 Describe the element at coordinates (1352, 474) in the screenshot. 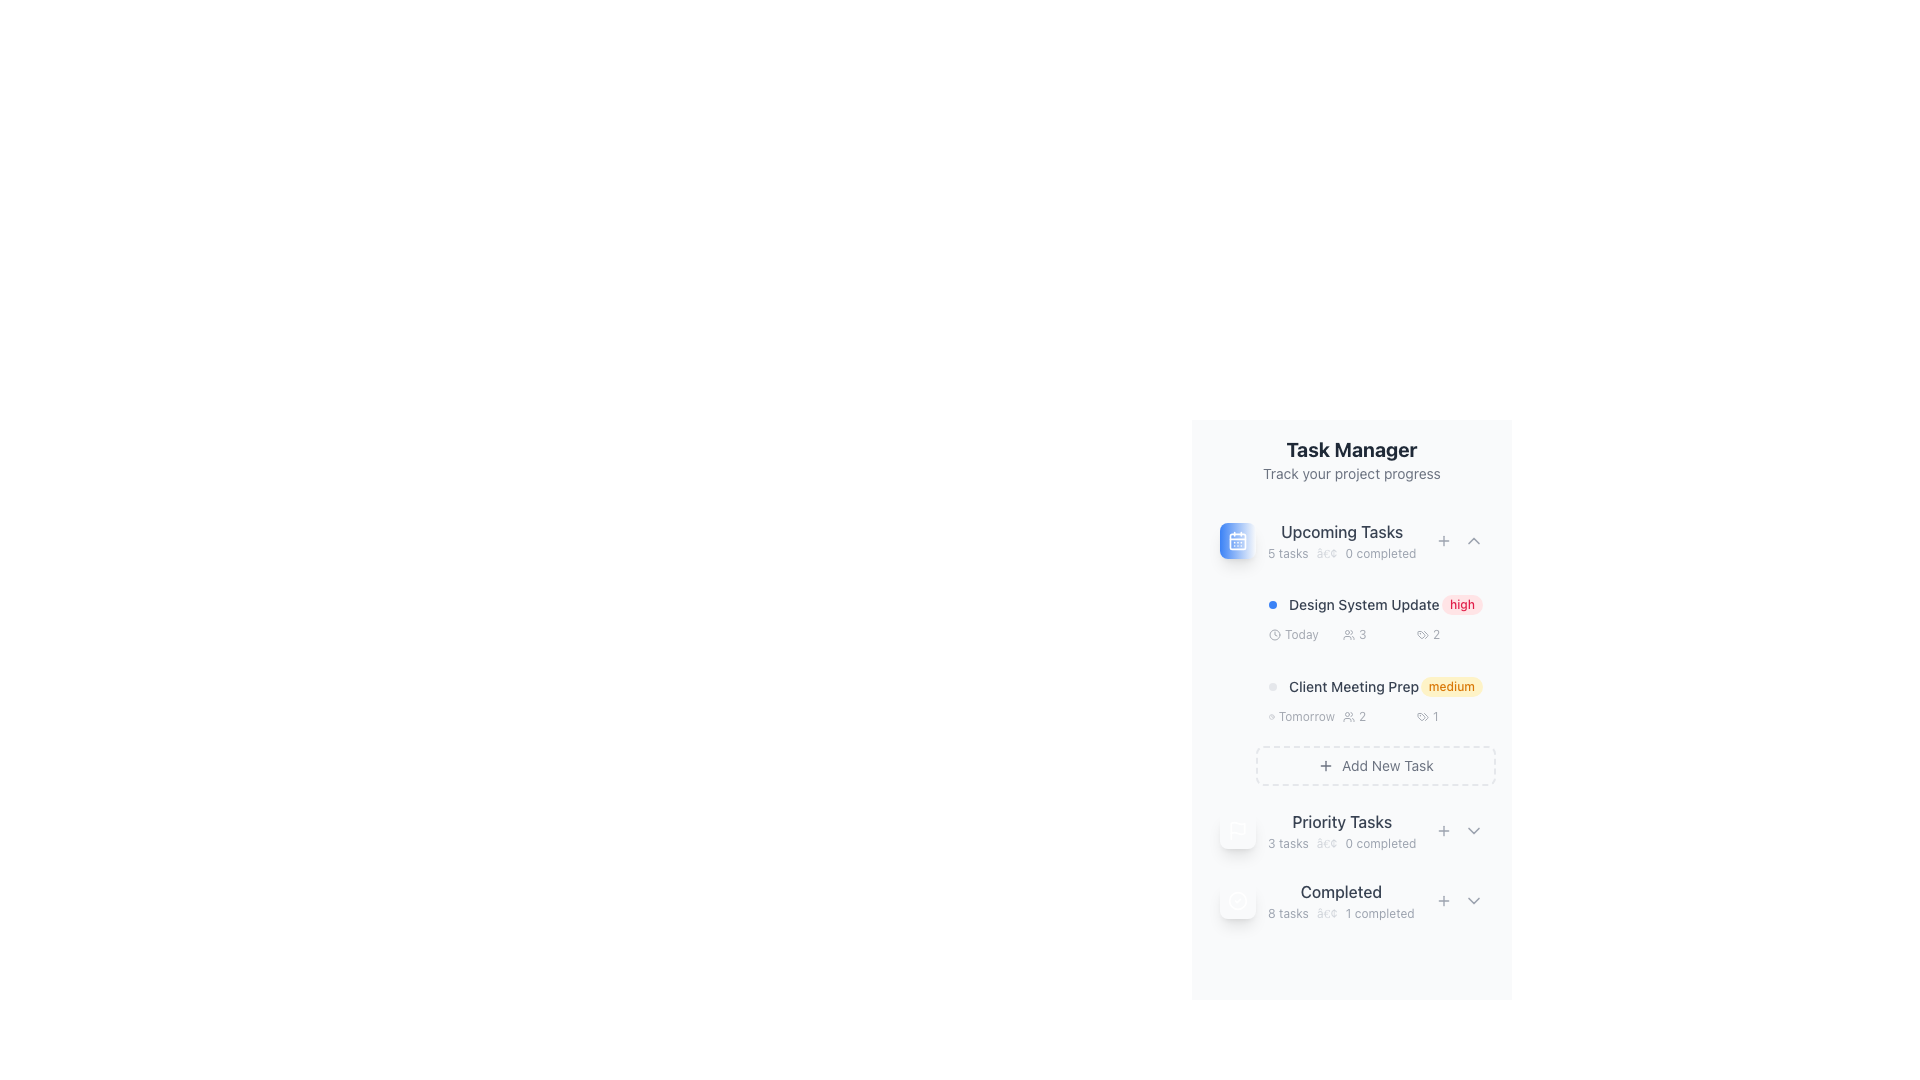

I see `text element displaying 'Track your project progress' located beneath the title 'Task Manager' in the sidebar interface` at that location.